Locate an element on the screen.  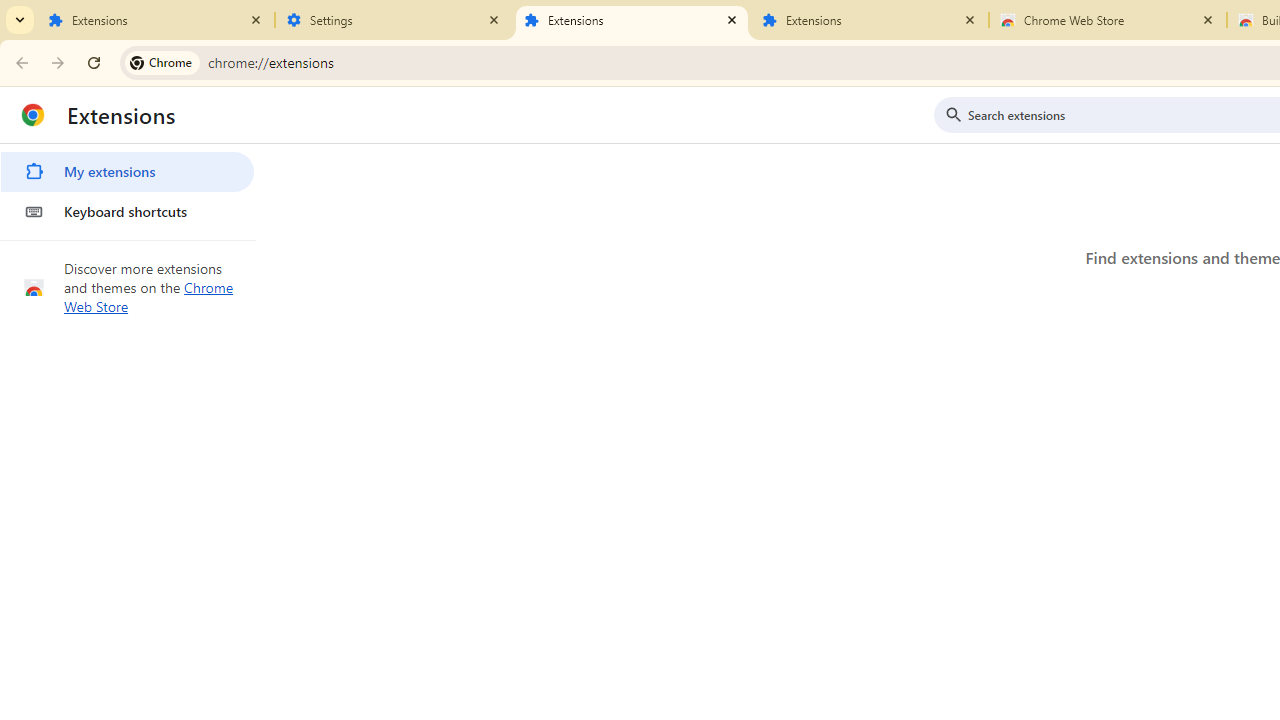
'Chrome Web Store' is located at coordinates (148, 297).